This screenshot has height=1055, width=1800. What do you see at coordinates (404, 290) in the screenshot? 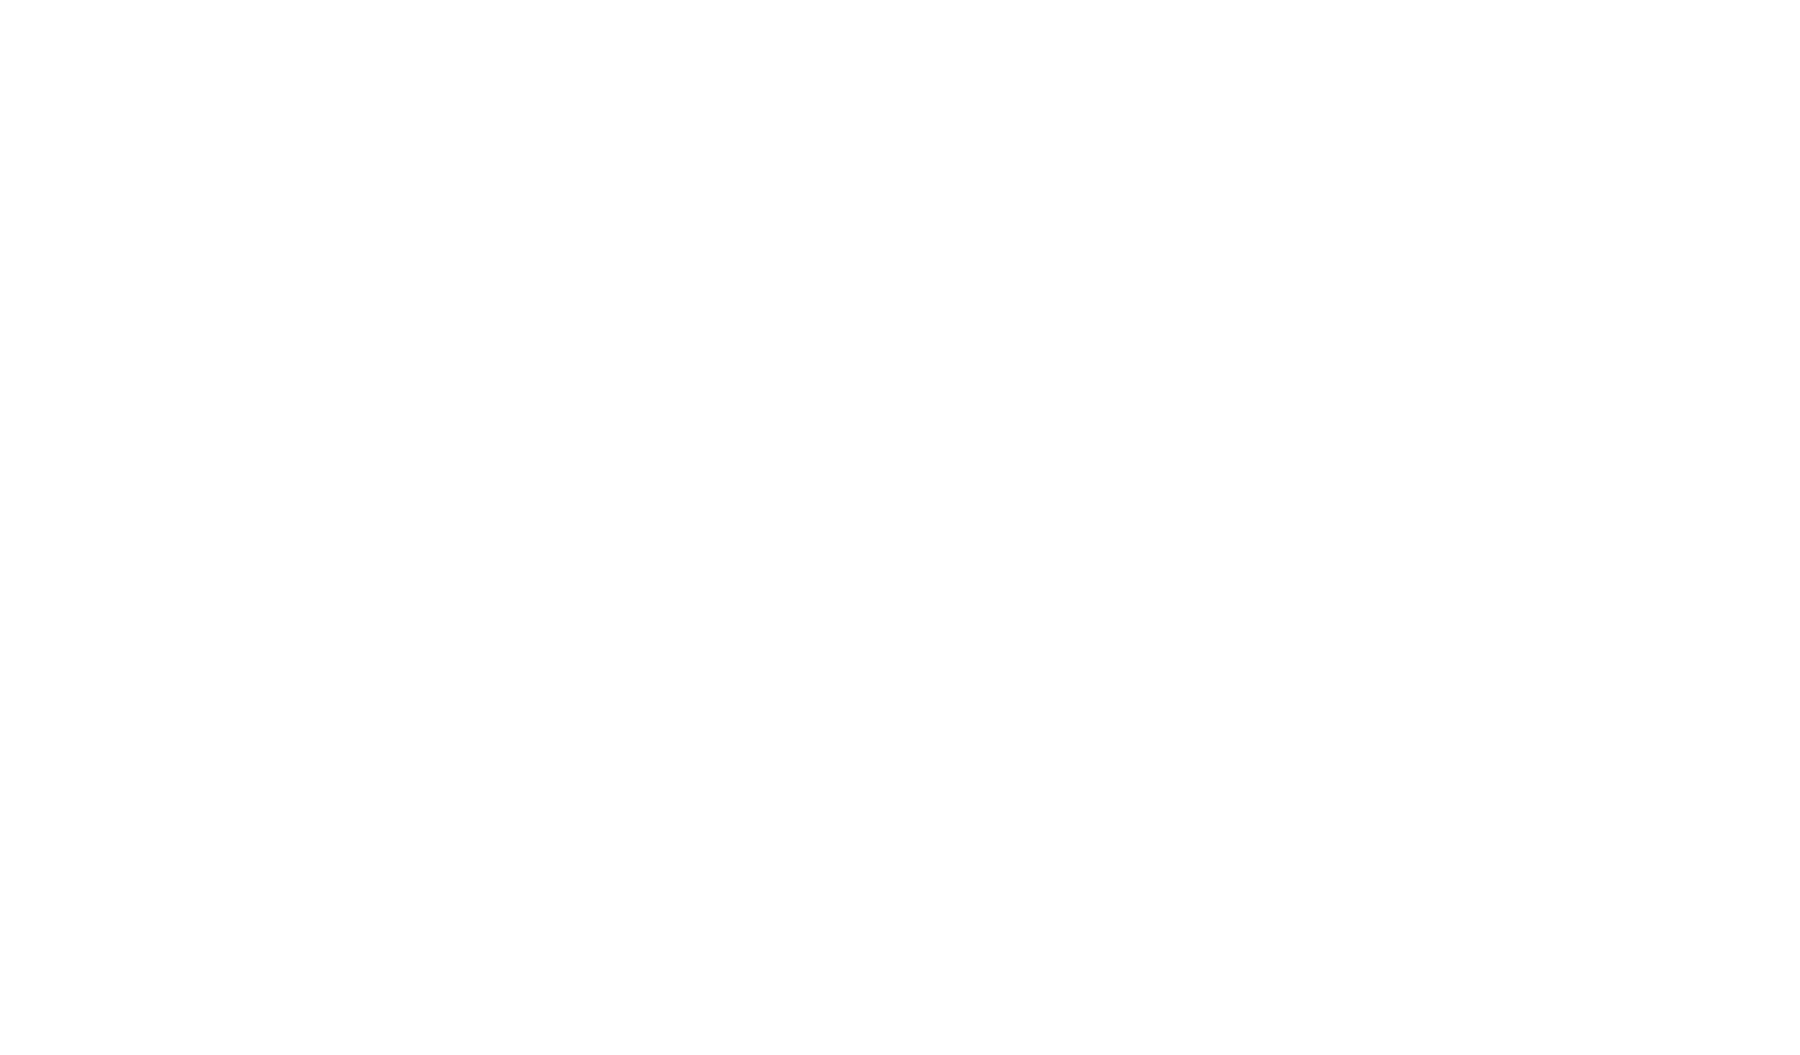
I see `'This thought was a trigger for the development of'` at bounding box center [404, 290].